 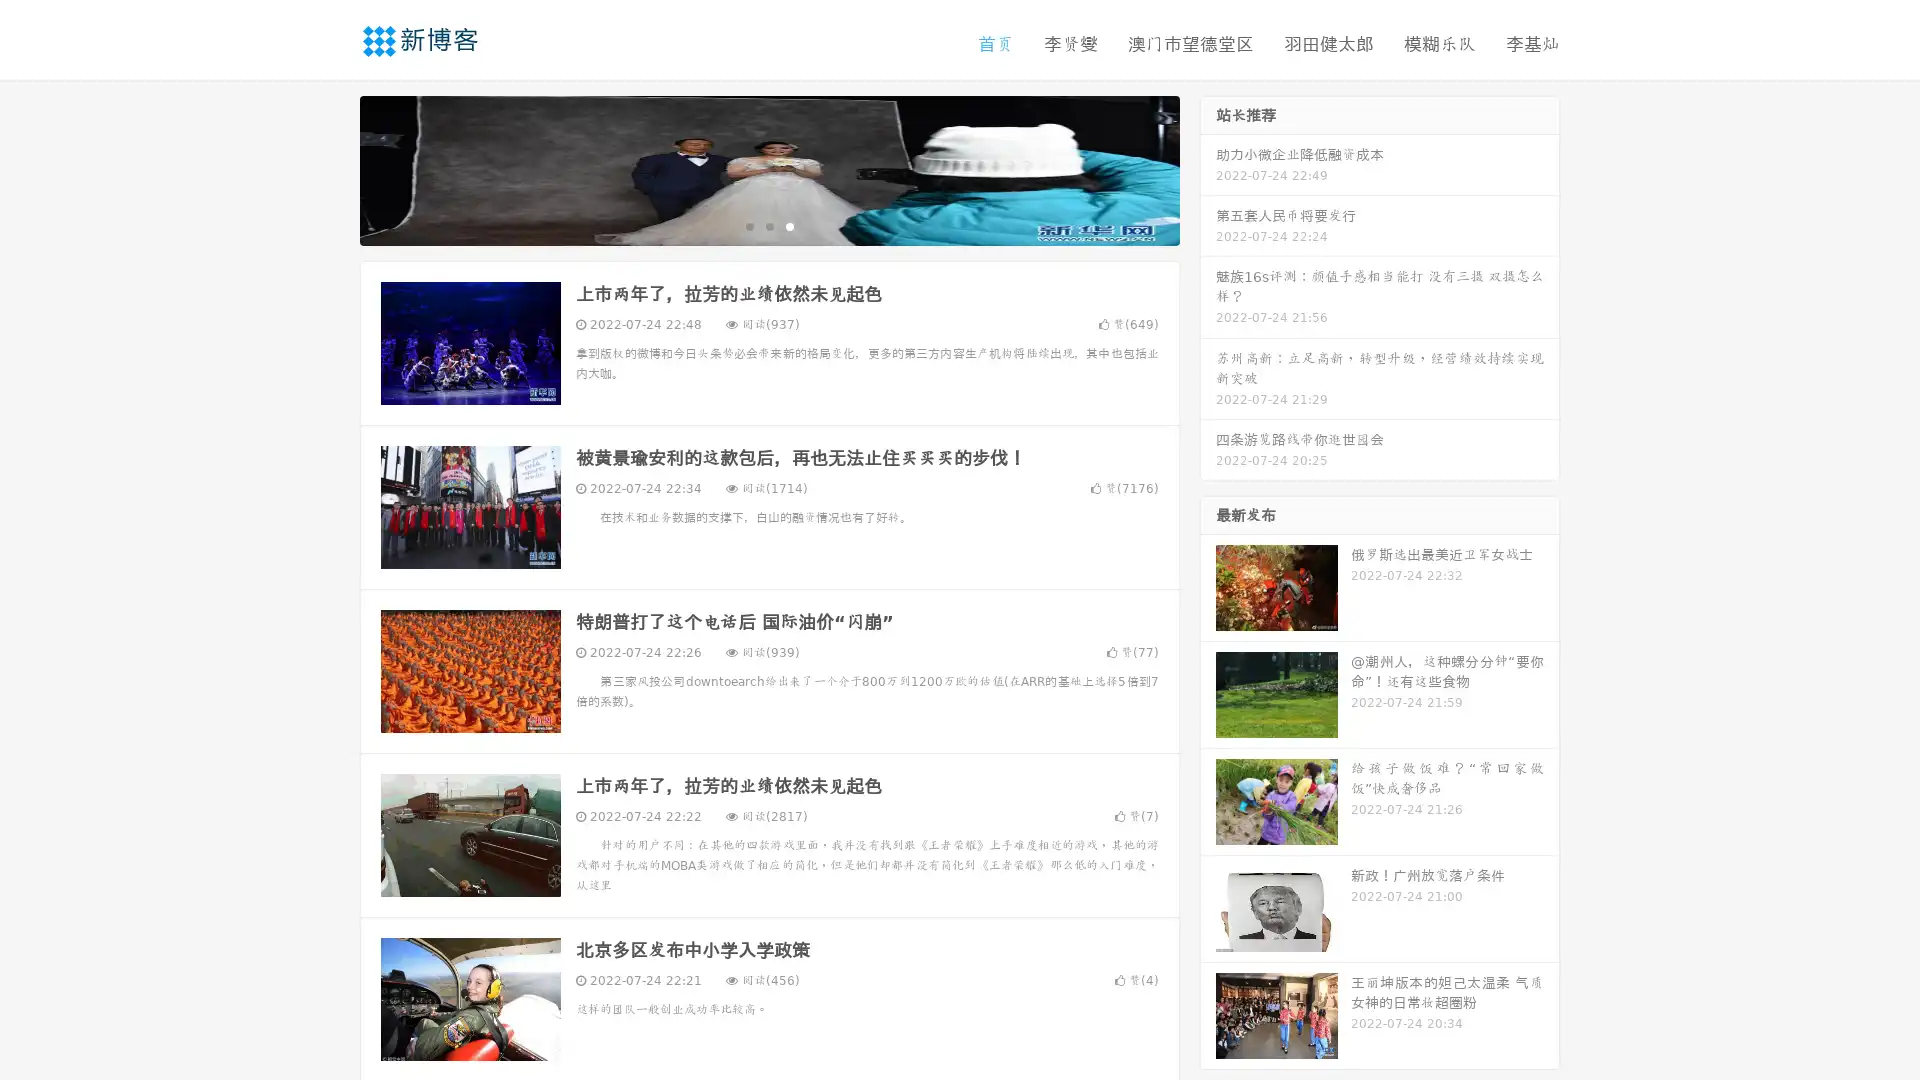 What do you see at coordinates (748, 225) in the screenshot?
I see `Go to slide 1` at bounding box center [748, 225].